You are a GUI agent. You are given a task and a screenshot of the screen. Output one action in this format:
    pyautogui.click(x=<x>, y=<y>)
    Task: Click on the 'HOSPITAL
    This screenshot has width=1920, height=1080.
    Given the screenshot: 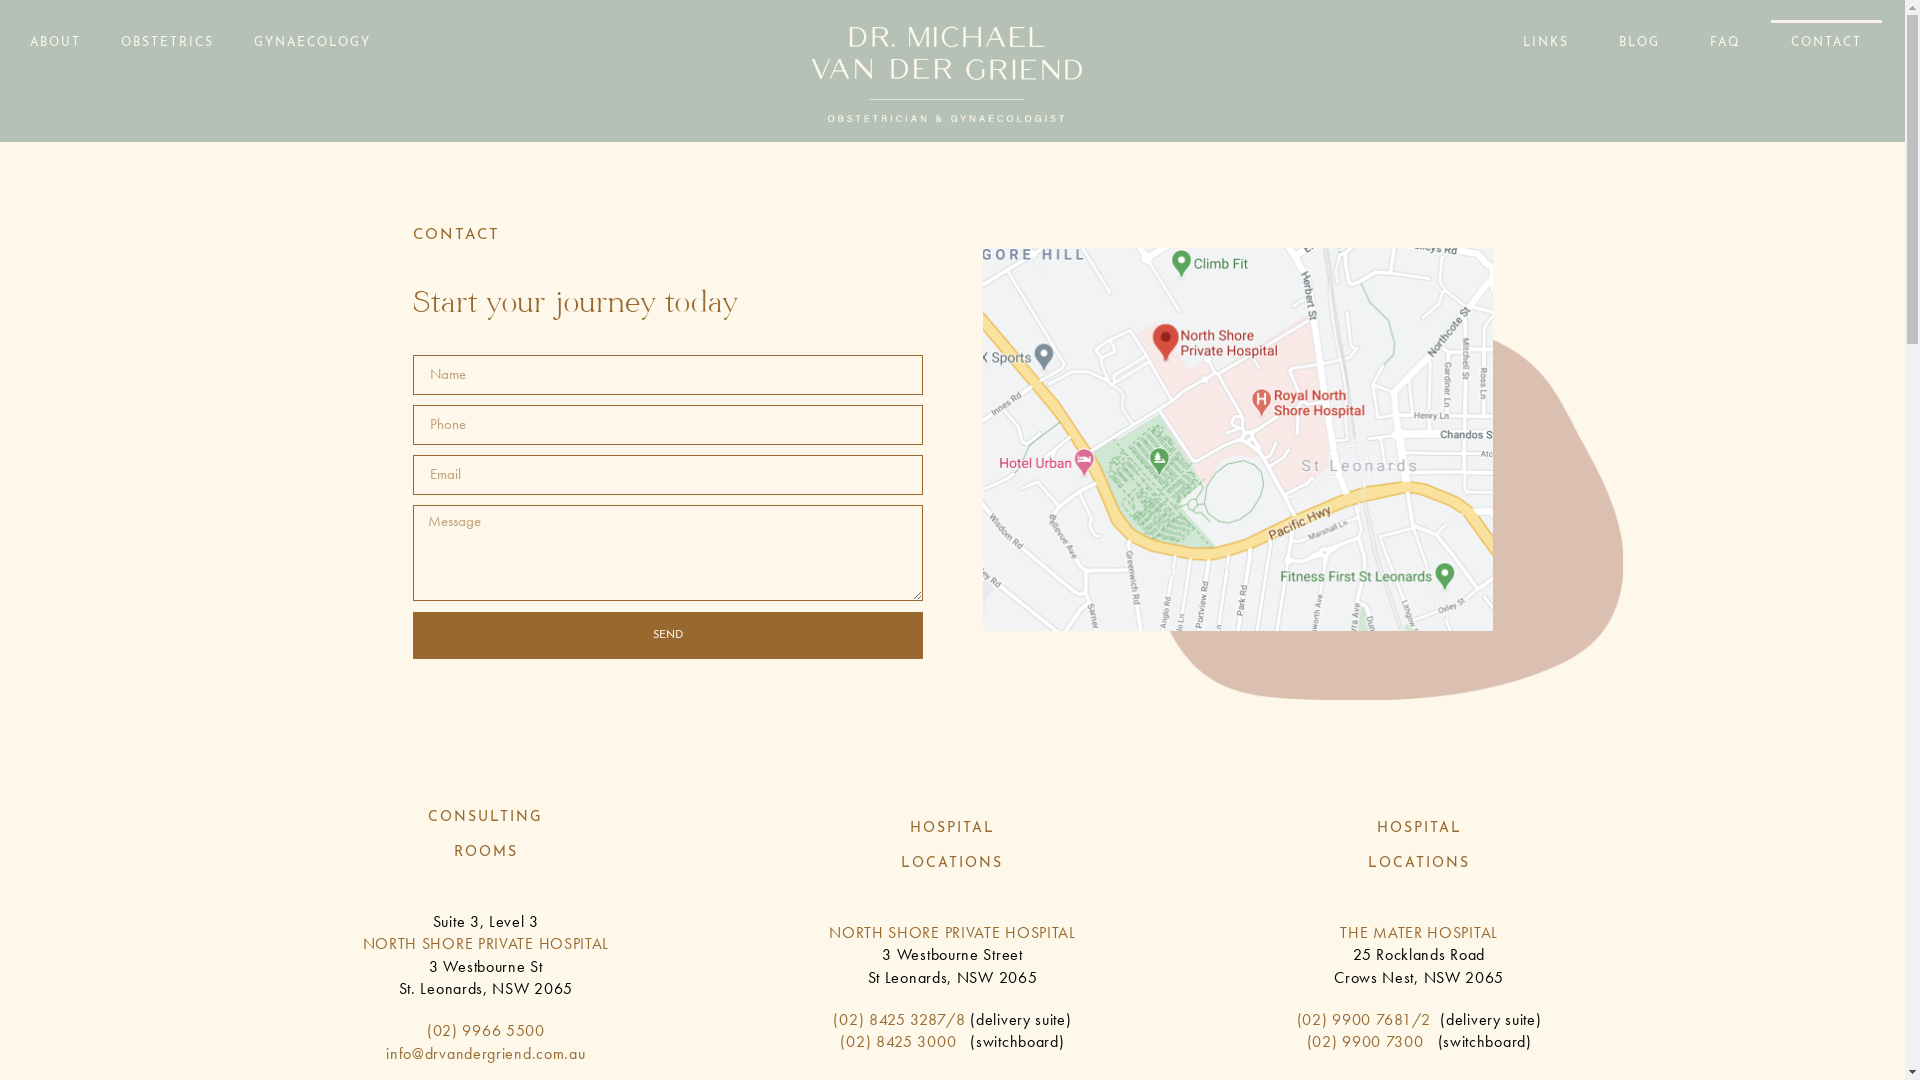 What is the action you would take?
    pyautogui.click(x=950, y=845)
    